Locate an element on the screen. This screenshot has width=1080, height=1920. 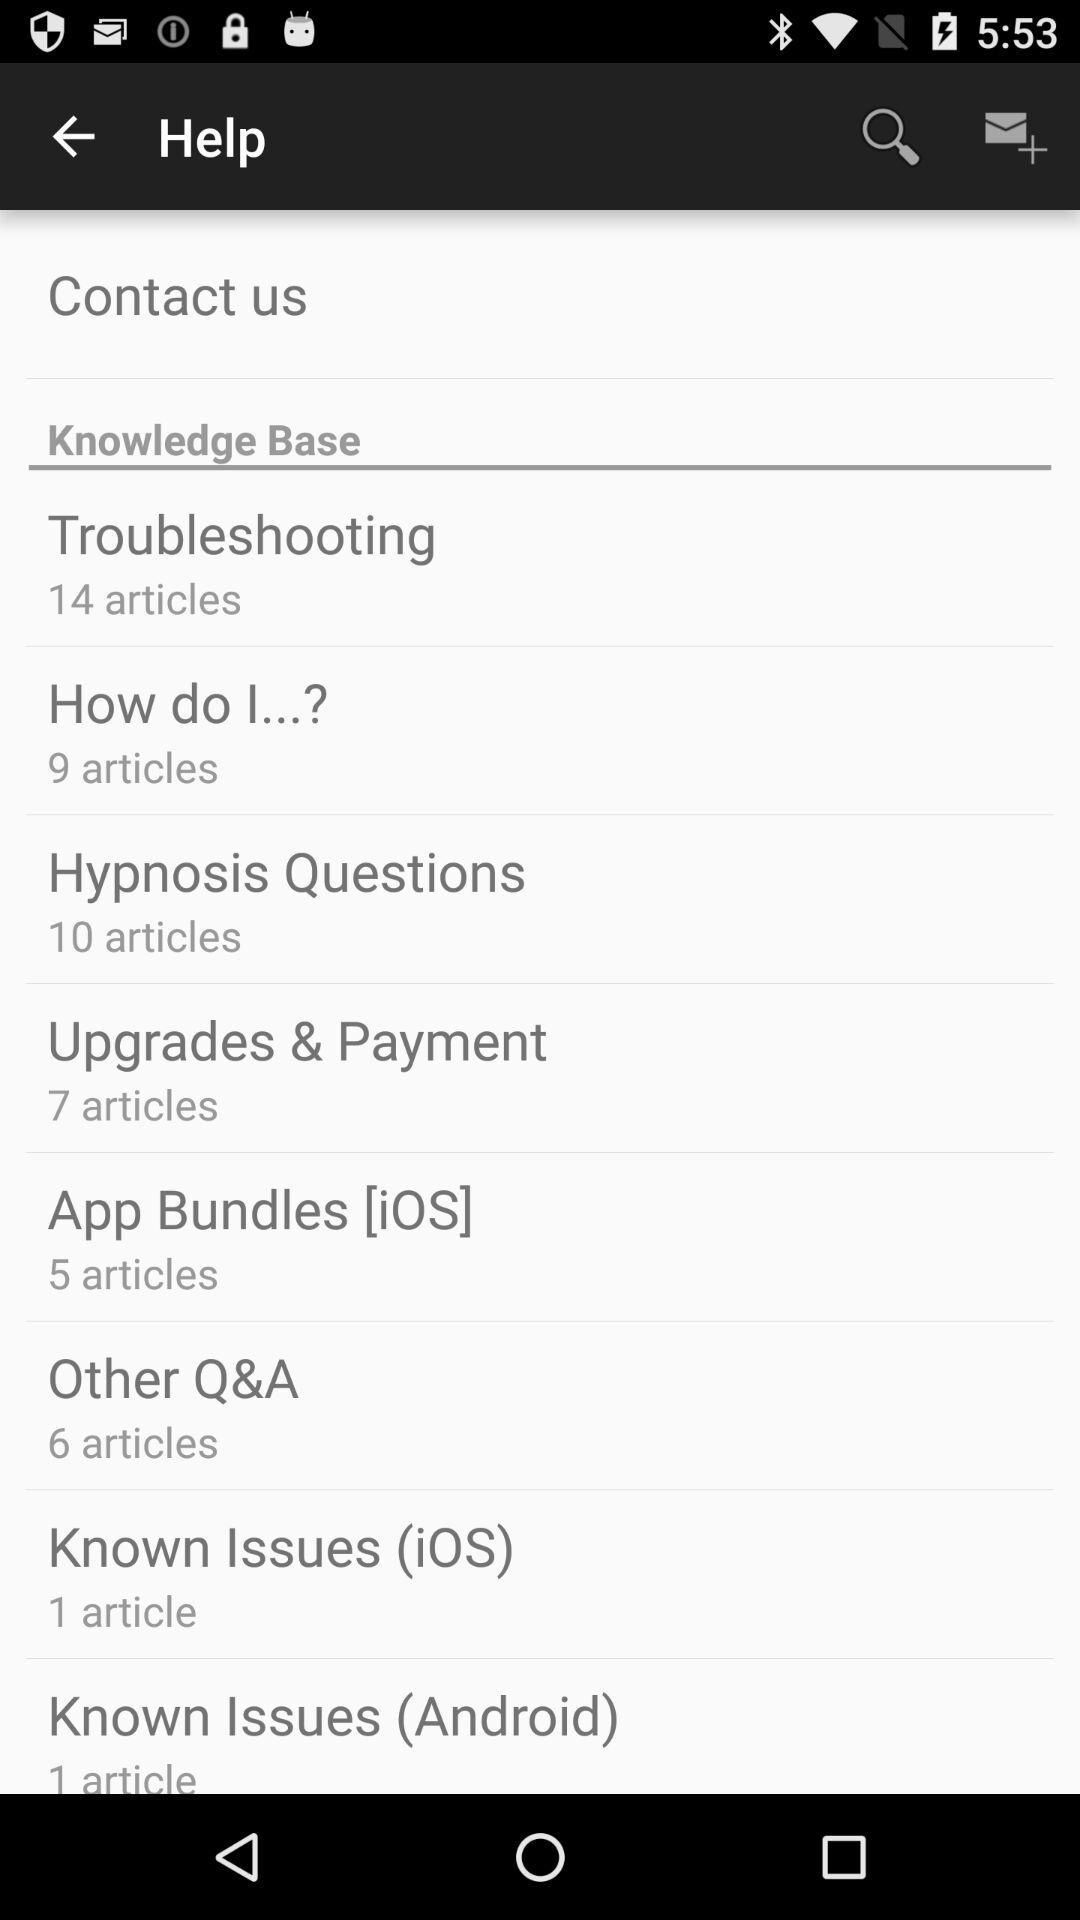
the icon above 7 articles item is located at coordinates (297, 1039).